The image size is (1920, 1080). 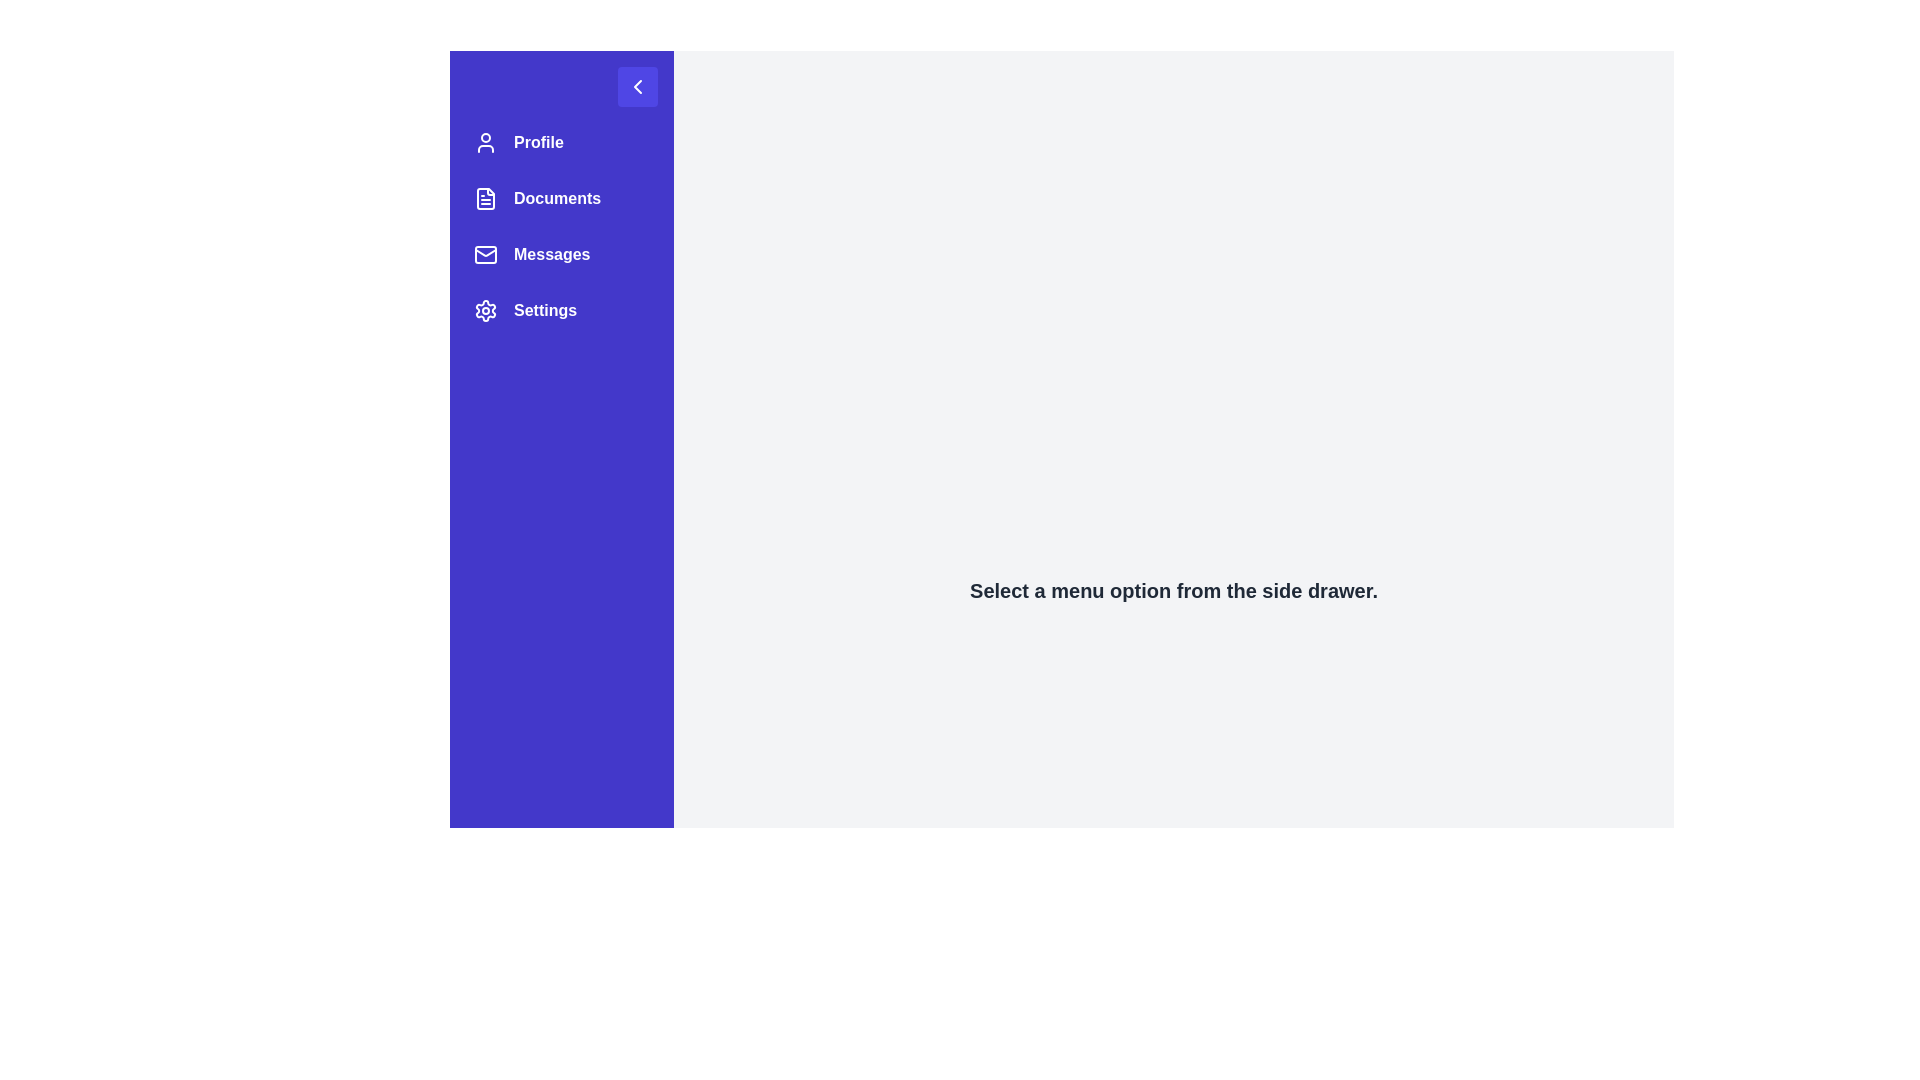 I want to click on the Navigation Button, which is the fourth entry in the vertical menu on the left side of the interface, so click(x=560, y=311).